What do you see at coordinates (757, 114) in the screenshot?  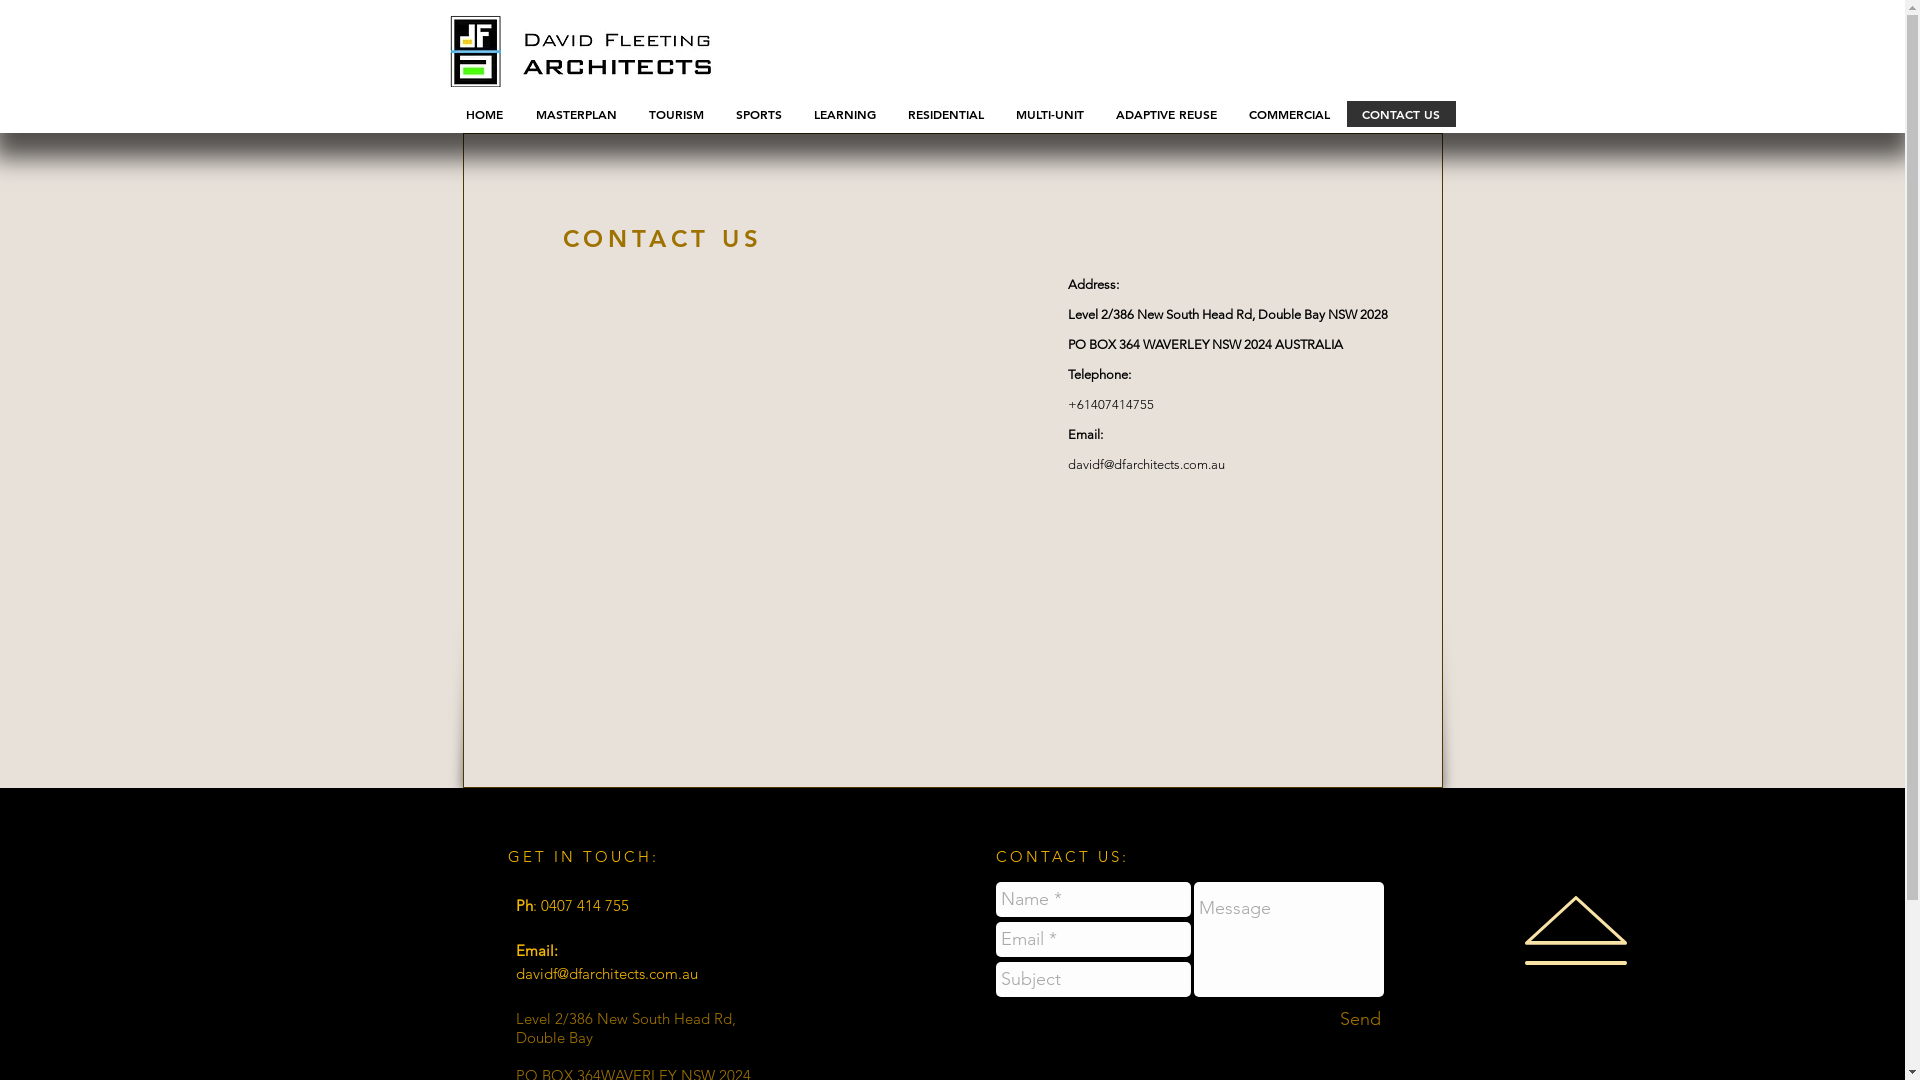 I see `'SPORTS'` at bounding box center [757, 114].